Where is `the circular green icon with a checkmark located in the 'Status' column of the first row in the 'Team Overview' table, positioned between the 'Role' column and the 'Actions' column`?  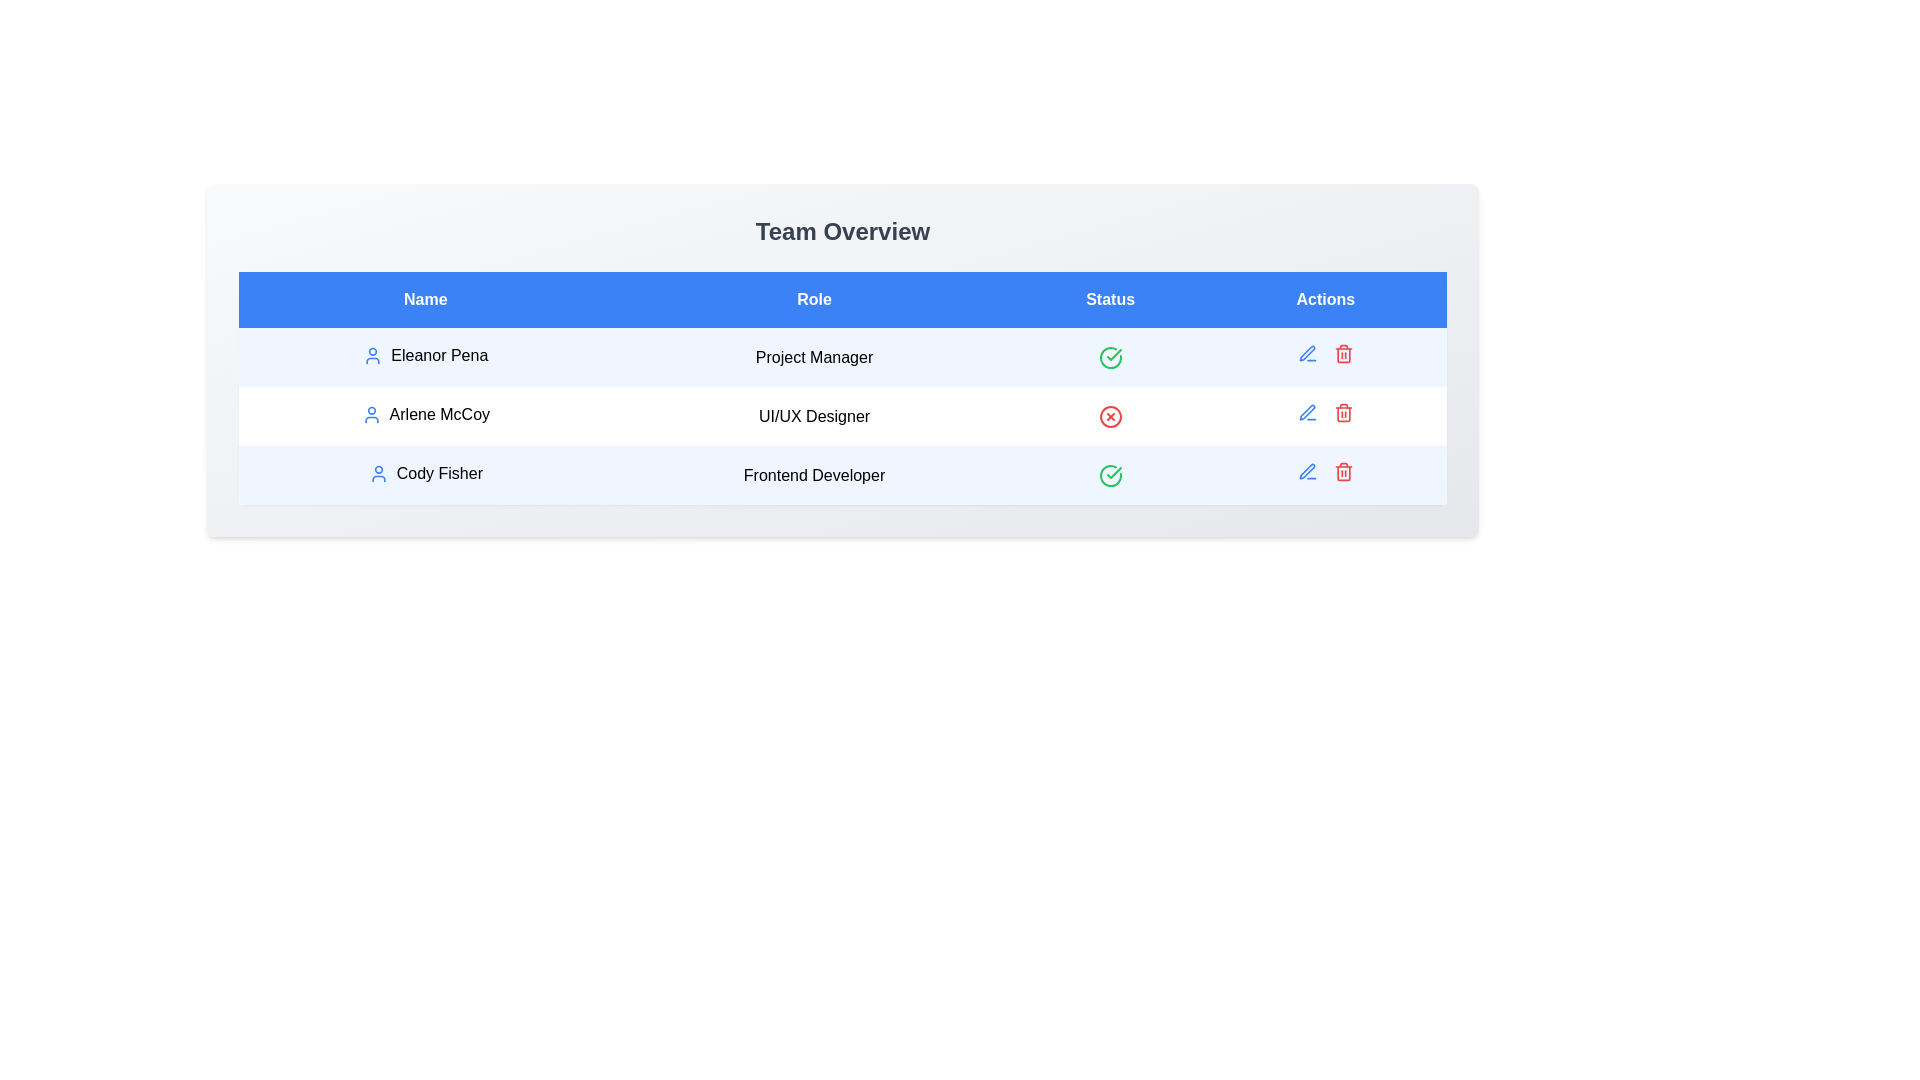 the circular green icon with a checkmark located in the 'Status' column of the first row in the 'Team Overview' table, positioned between the 'Role' column and the 'Actions' column is located at coordinates (1109, 356).